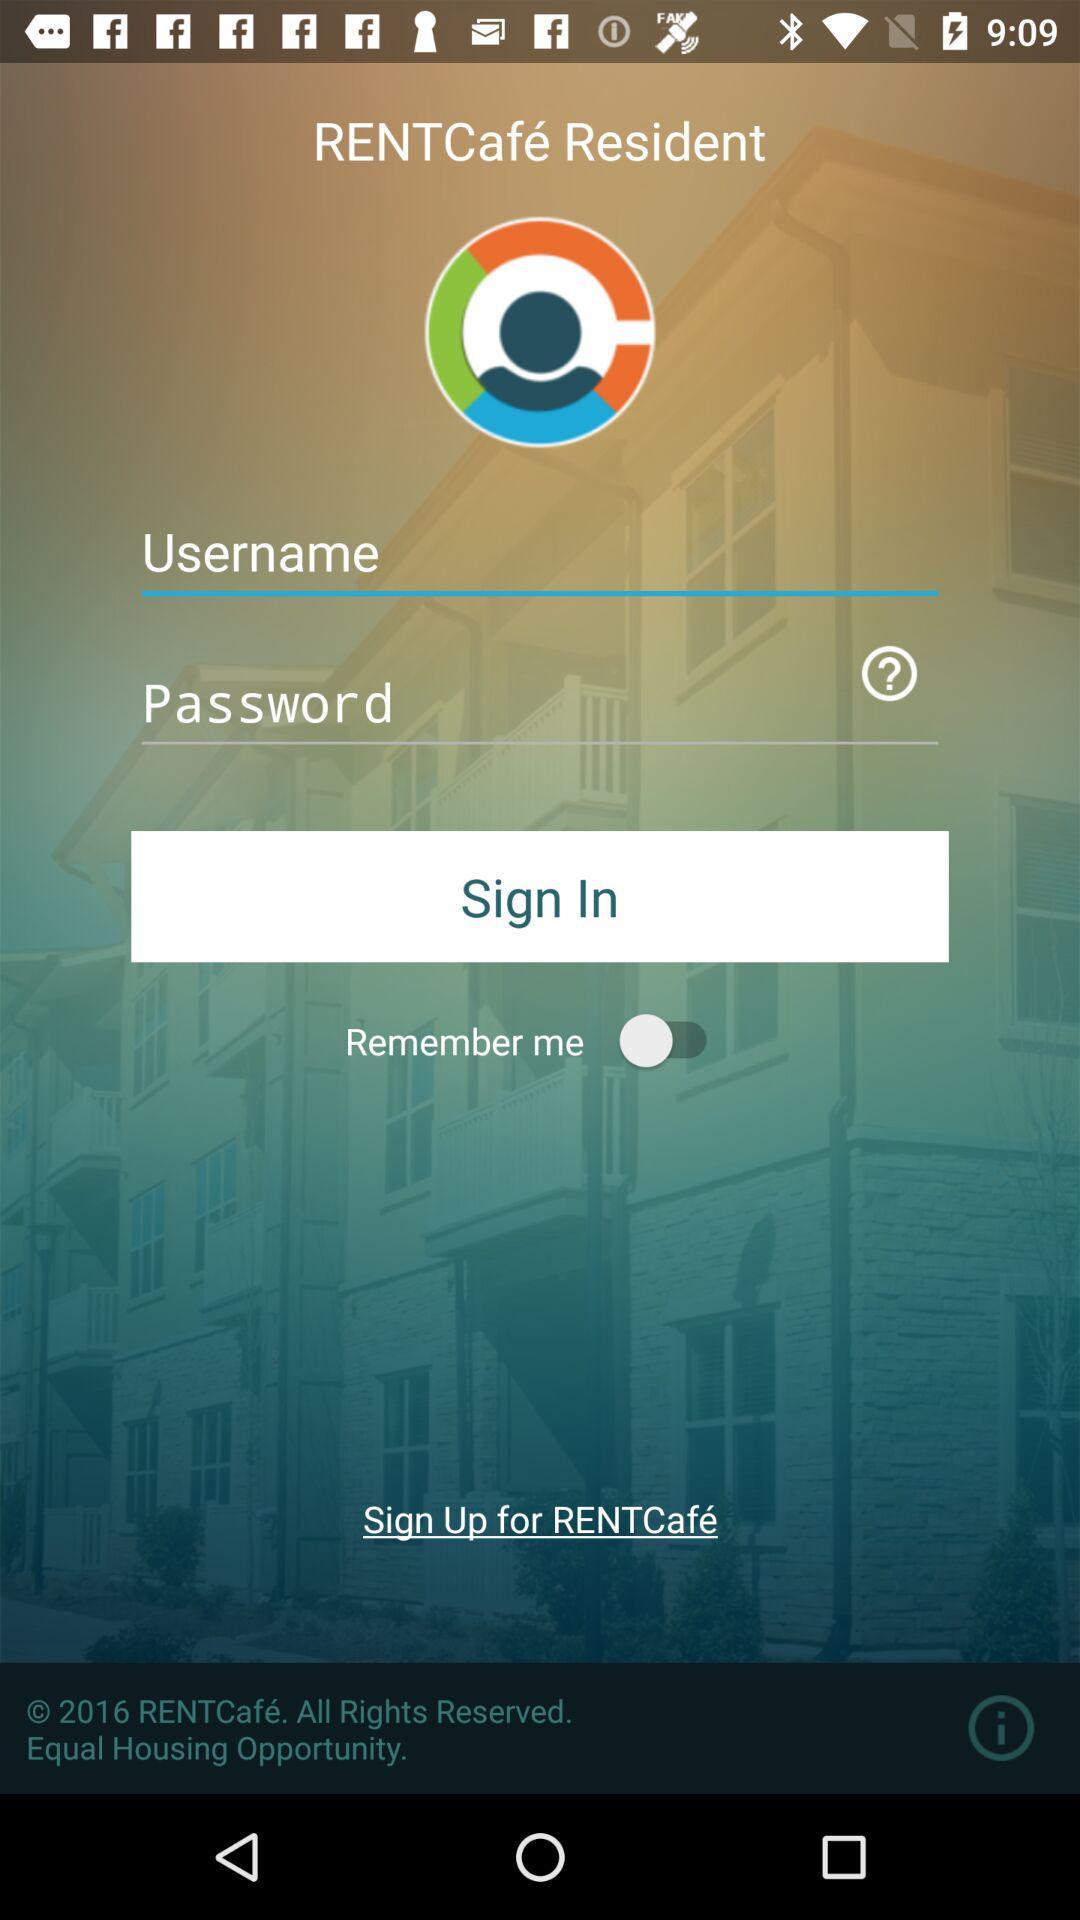 The width and height of the screenshot is (1080, 1920). Describe the element at coordinates (672, 1040) in the screenshot. I see `remember me button` at that location.